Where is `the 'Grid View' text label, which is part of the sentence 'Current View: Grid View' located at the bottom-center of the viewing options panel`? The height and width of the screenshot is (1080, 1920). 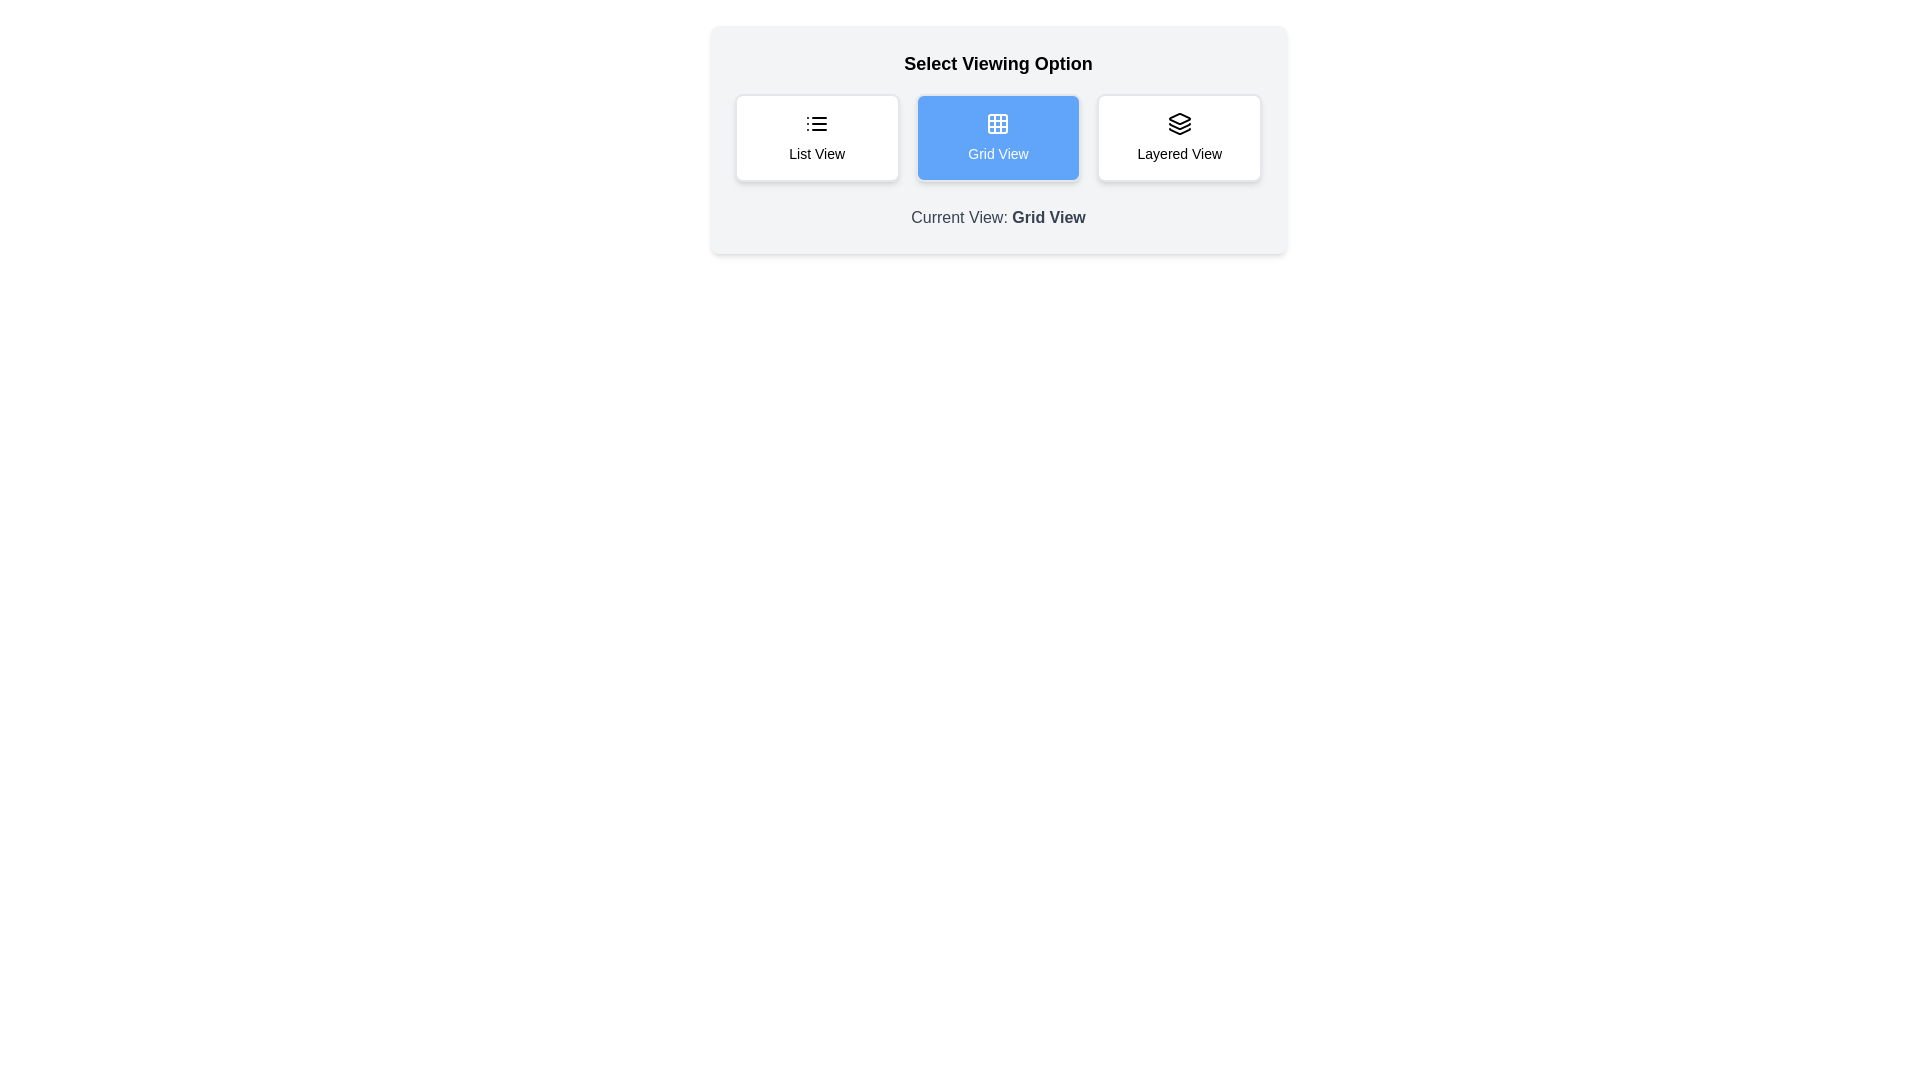 the 'Grid View' text label, which is part of the sentence 'Current View: Grid View' located at the bottom-center of the viewing options panel is located at coordinates (1048, 217).